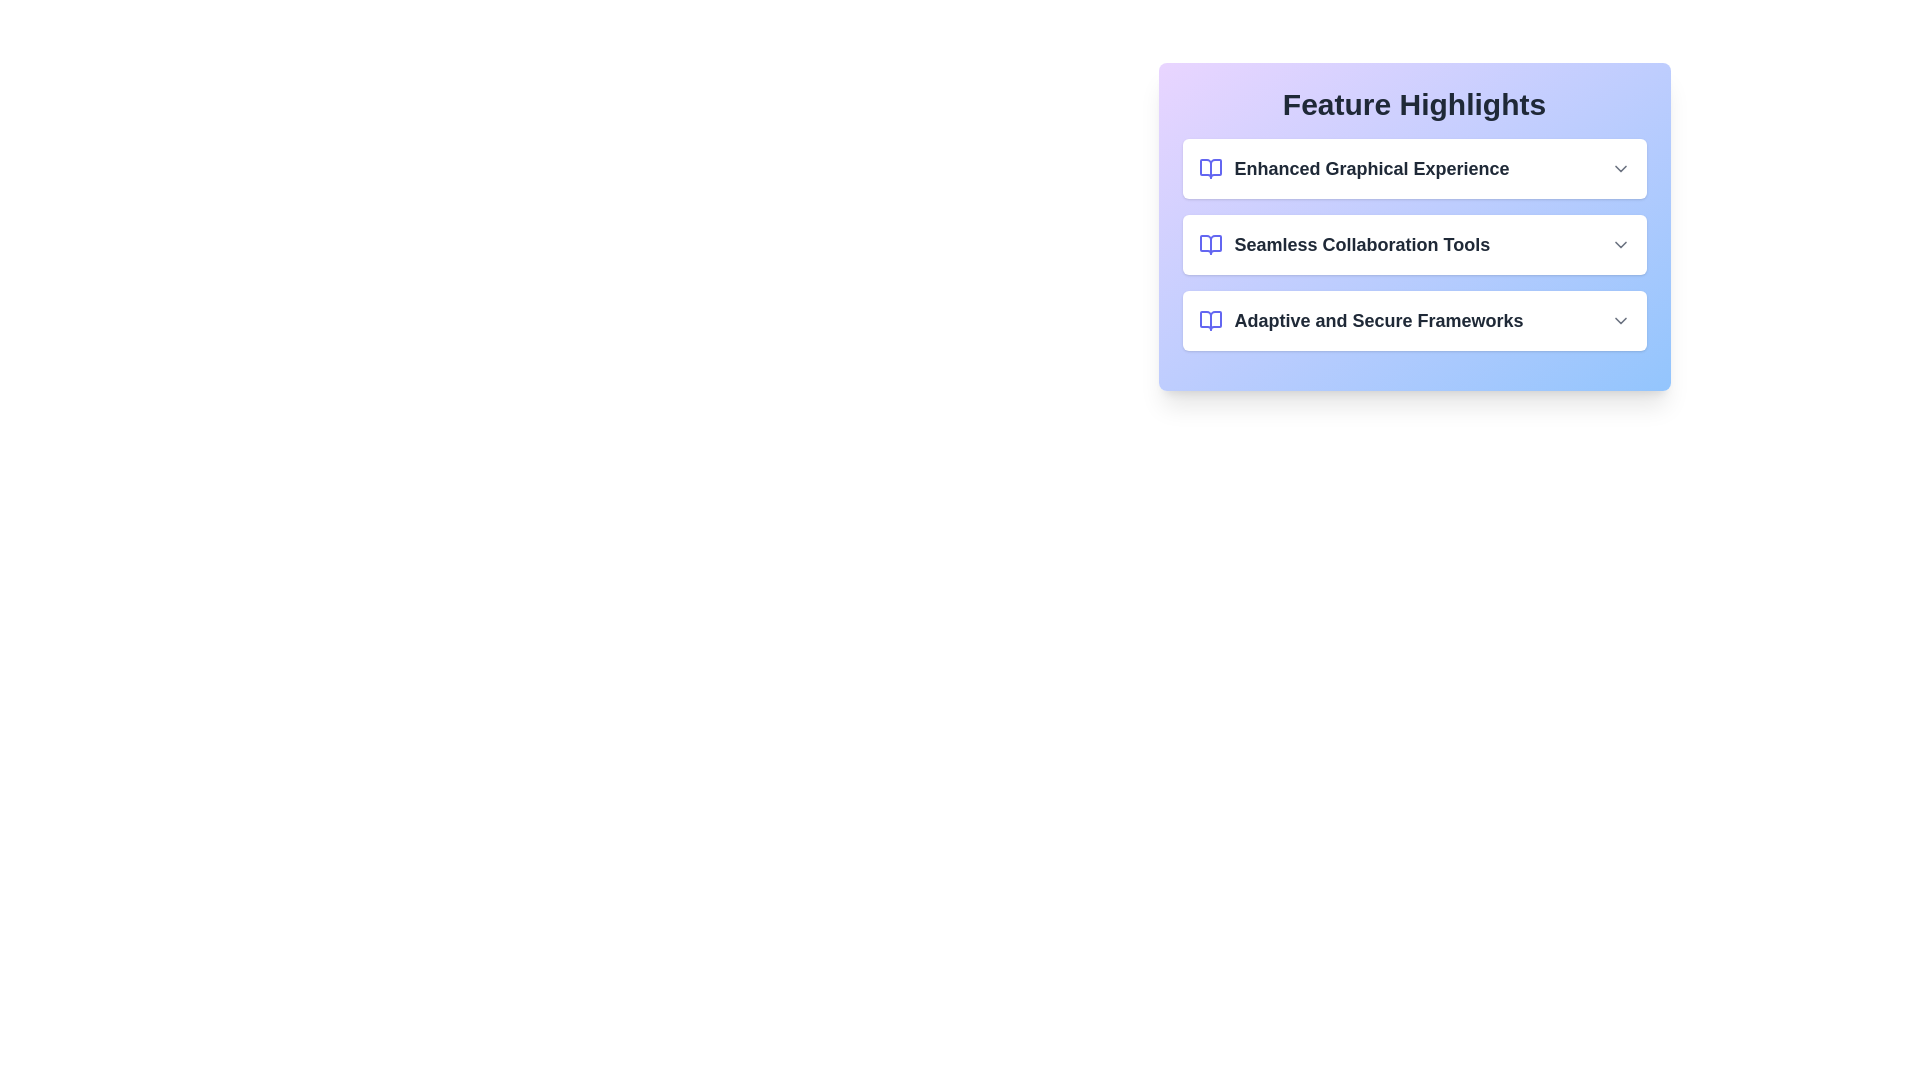 The height and width of the screenshot is (1080, 1920). Describe the element at coordinates (1361, 244) in the screenshot. I see `the Text Label that provides descriptive information about a specific feature in the 'Feature Highlights' list, which is positioned as the second item in the right section of the interface` at that location.